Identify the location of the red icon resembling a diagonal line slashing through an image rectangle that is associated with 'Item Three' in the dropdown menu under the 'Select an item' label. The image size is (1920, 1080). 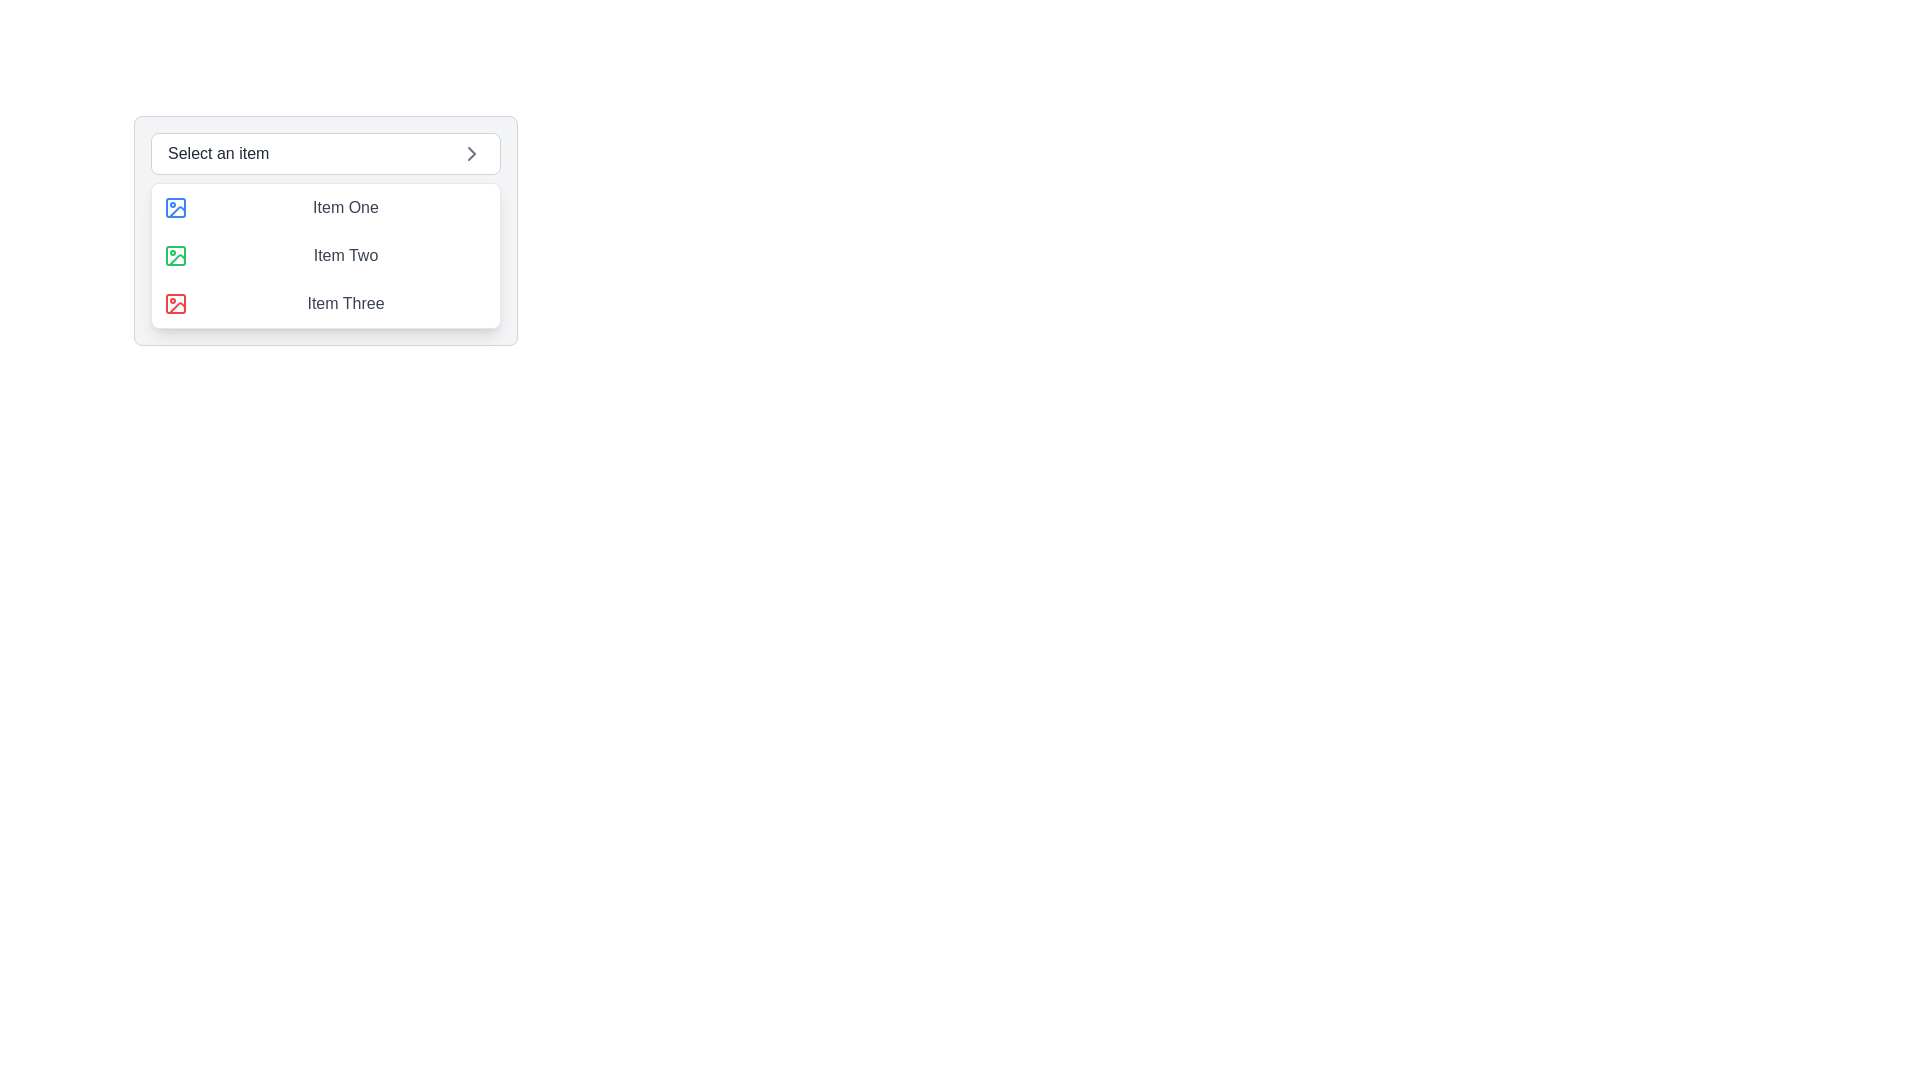
(177, 308).